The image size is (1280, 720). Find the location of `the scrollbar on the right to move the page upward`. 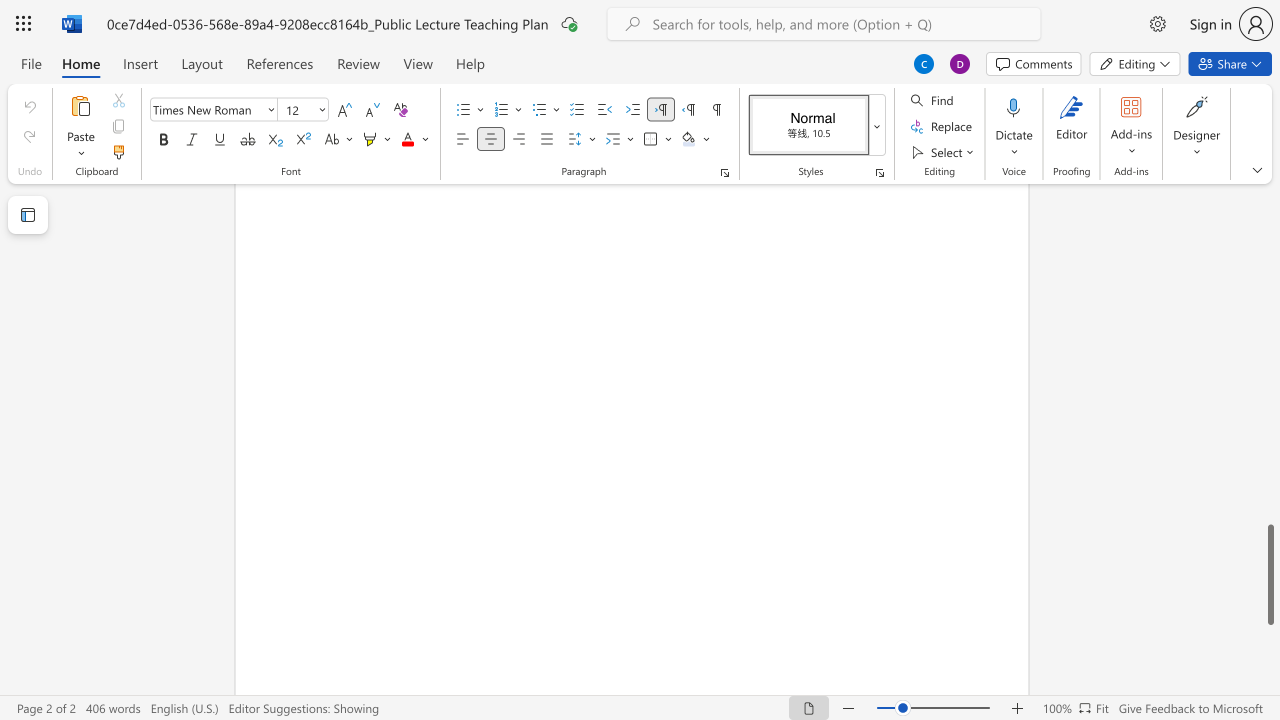

the scrollbar on the right to move the page upward is located at coordinates (1269, 258).